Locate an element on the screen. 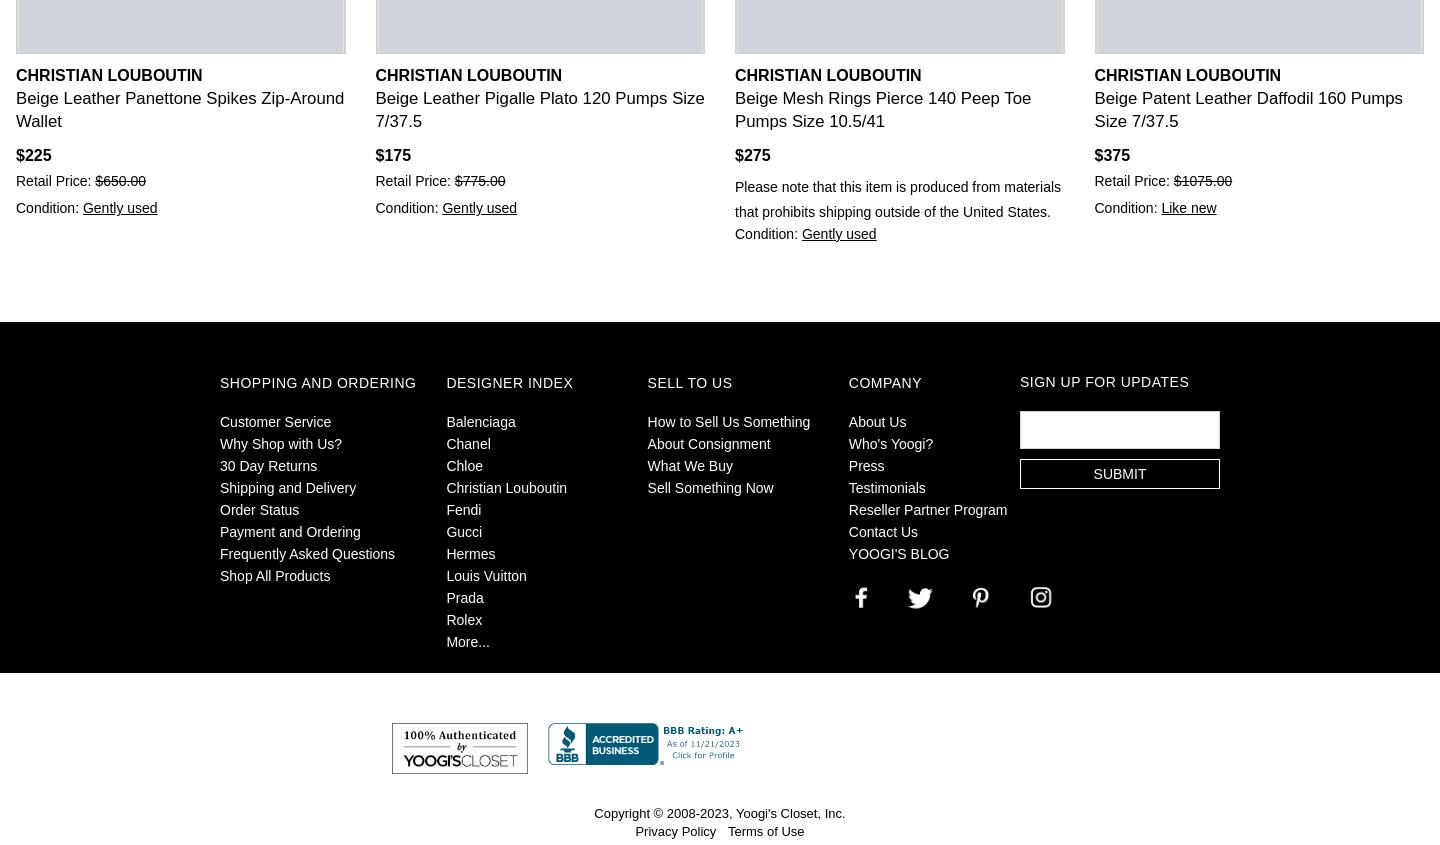  'Chanel' is located at coordinates (468, 443).